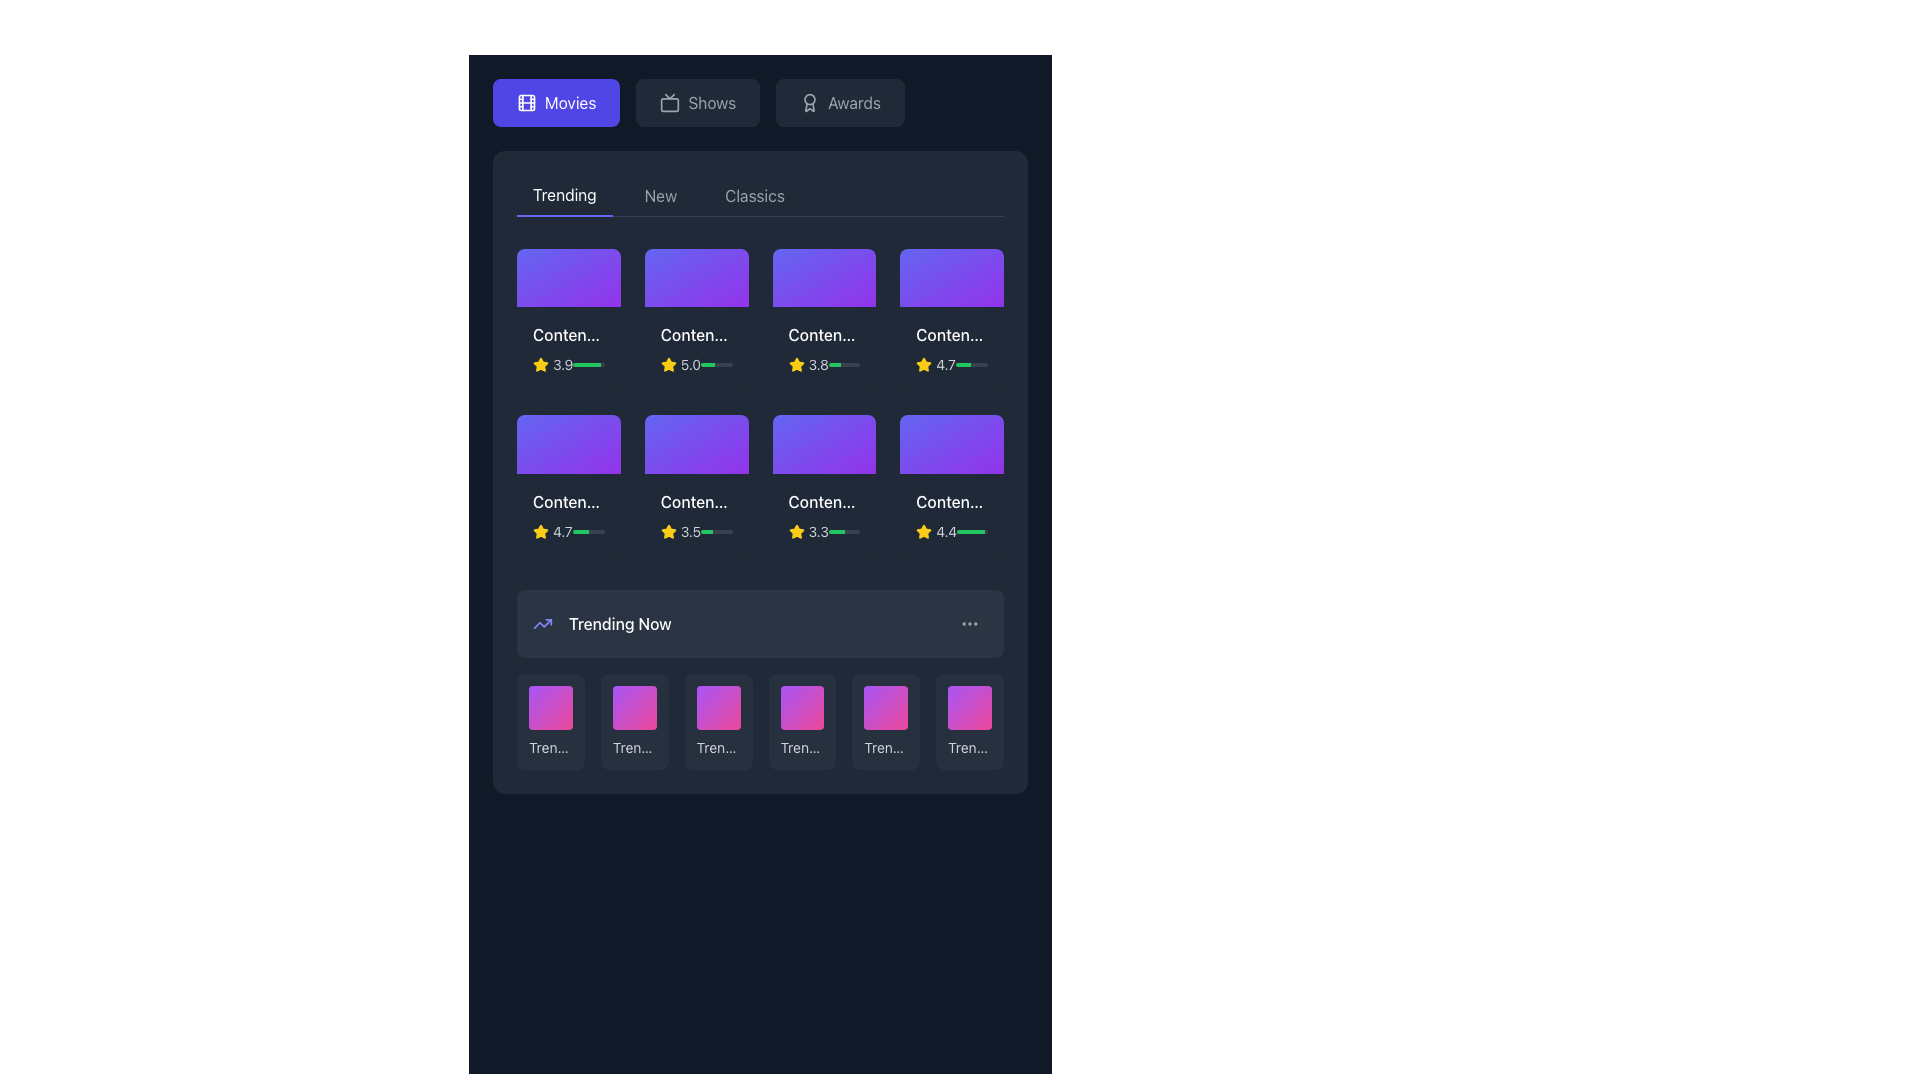 Image resolution: width=1920 pixels, height=1080 pixels. I want to click on the 'new' button located in the navigation tab bar, so click(660, 196).